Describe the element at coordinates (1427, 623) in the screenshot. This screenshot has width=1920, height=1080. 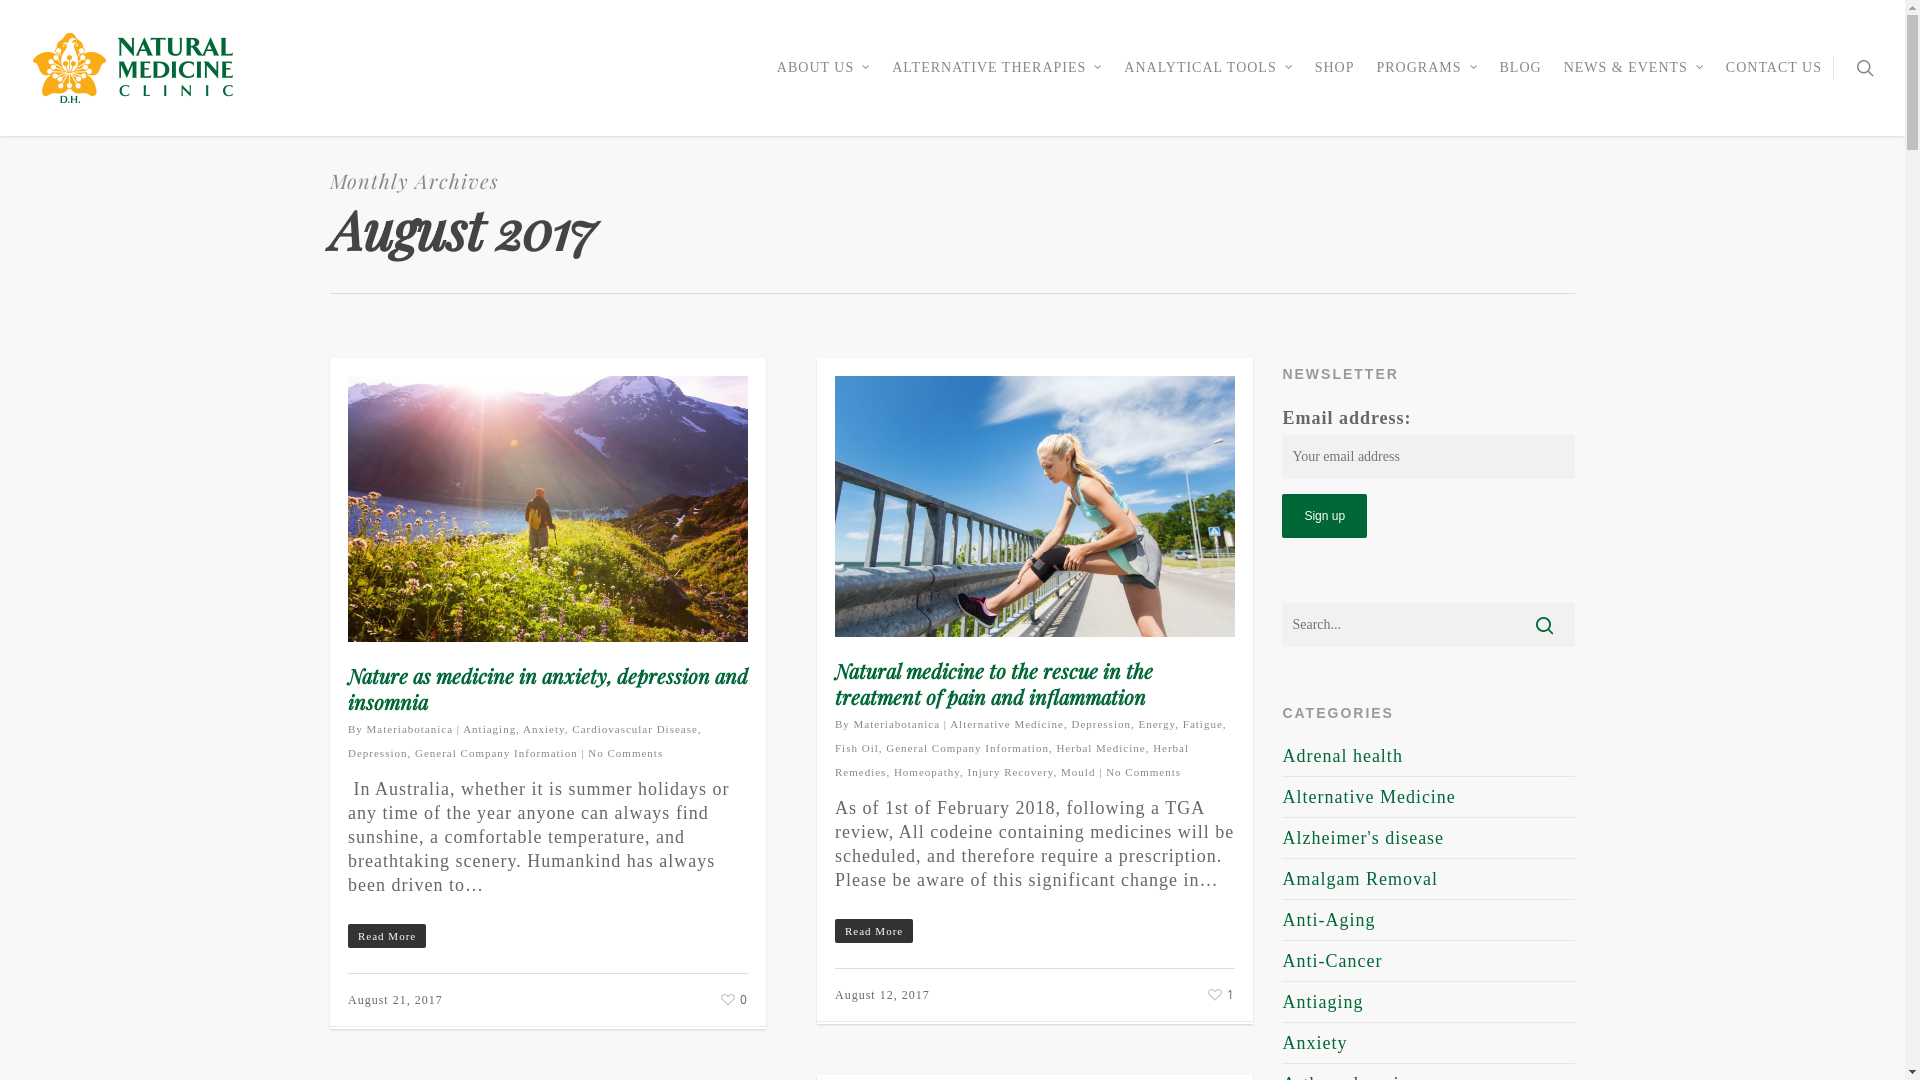
I see `'Search for:'` at that location.